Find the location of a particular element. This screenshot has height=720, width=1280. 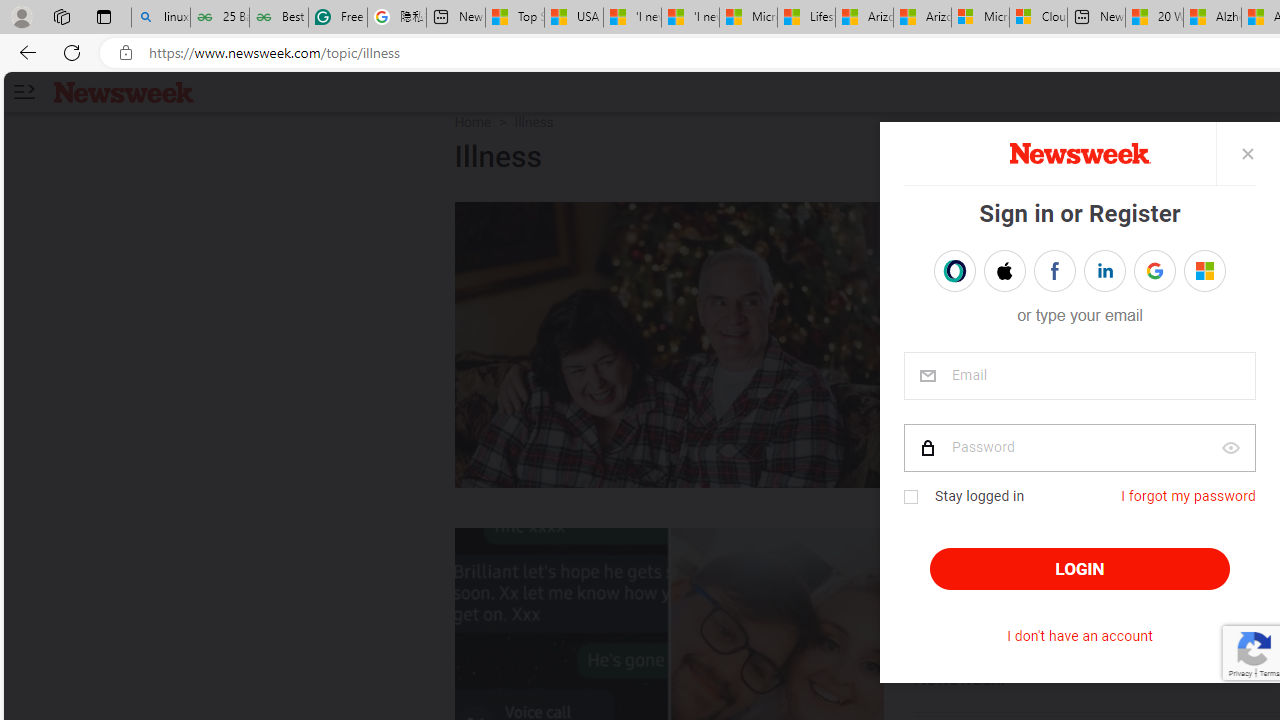

'Cloud Computing Services | Microsoft Azure' is located at coordinates (1038, 17).